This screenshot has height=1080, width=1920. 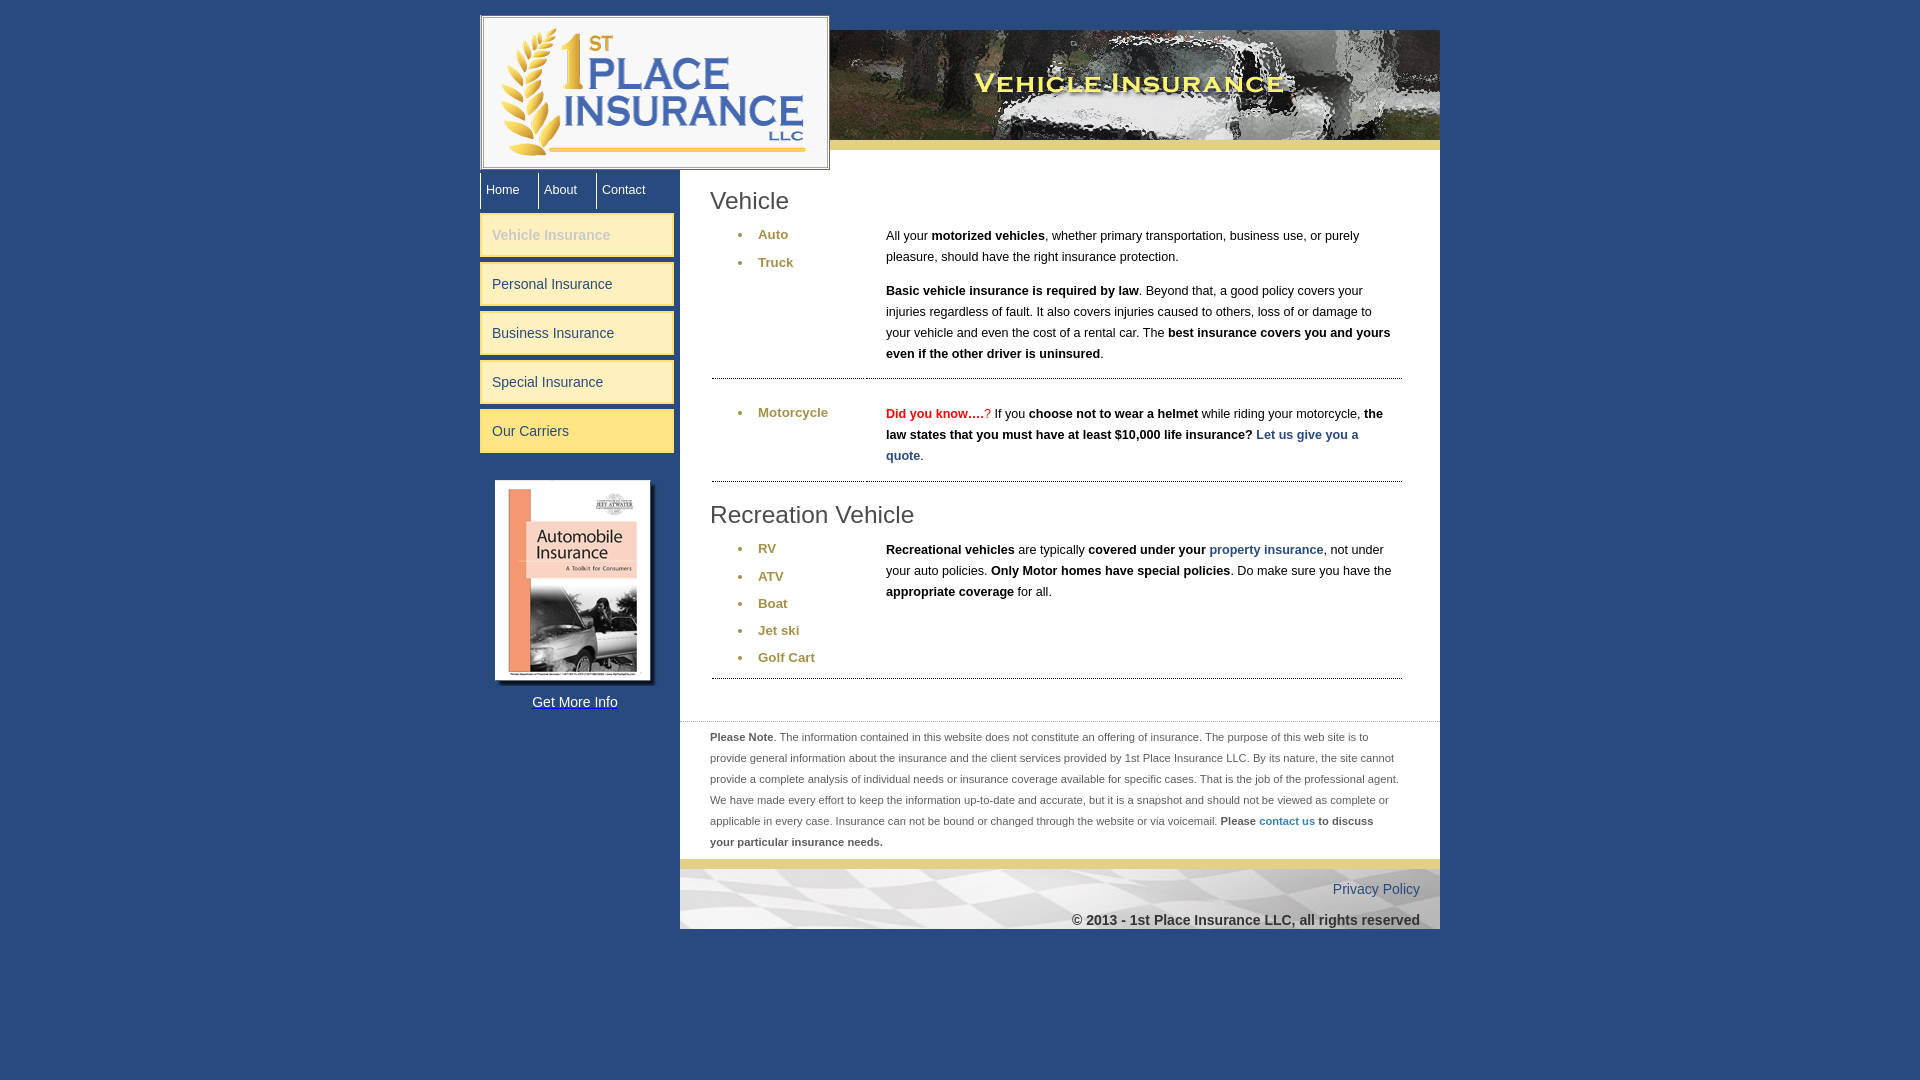 I want to click on 'About', so click(x=560, y=189).